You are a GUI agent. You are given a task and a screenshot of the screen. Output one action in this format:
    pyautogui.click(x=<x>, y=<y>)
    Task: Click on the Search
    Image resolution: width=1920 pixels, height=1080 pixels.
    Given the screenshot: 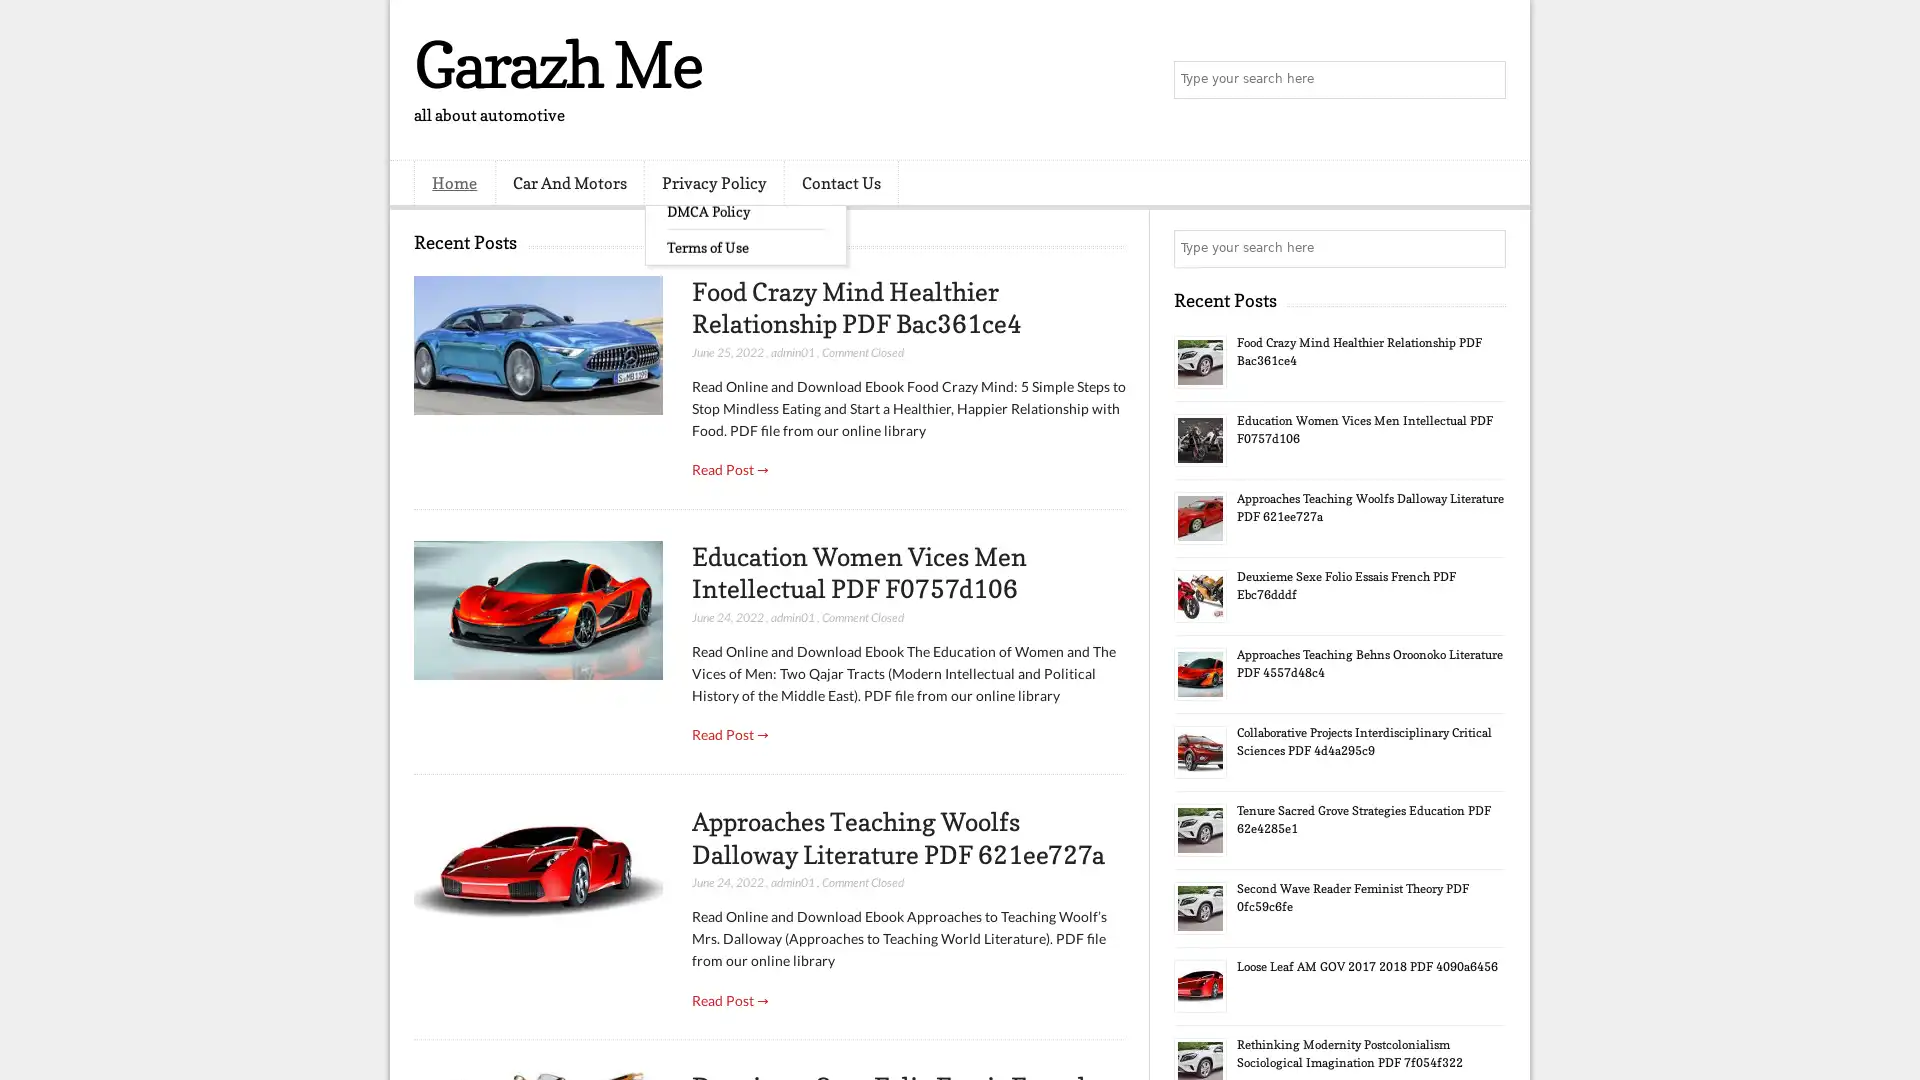 What is the action you would take?
    pyautogui.click(x=1485, y=248)
    